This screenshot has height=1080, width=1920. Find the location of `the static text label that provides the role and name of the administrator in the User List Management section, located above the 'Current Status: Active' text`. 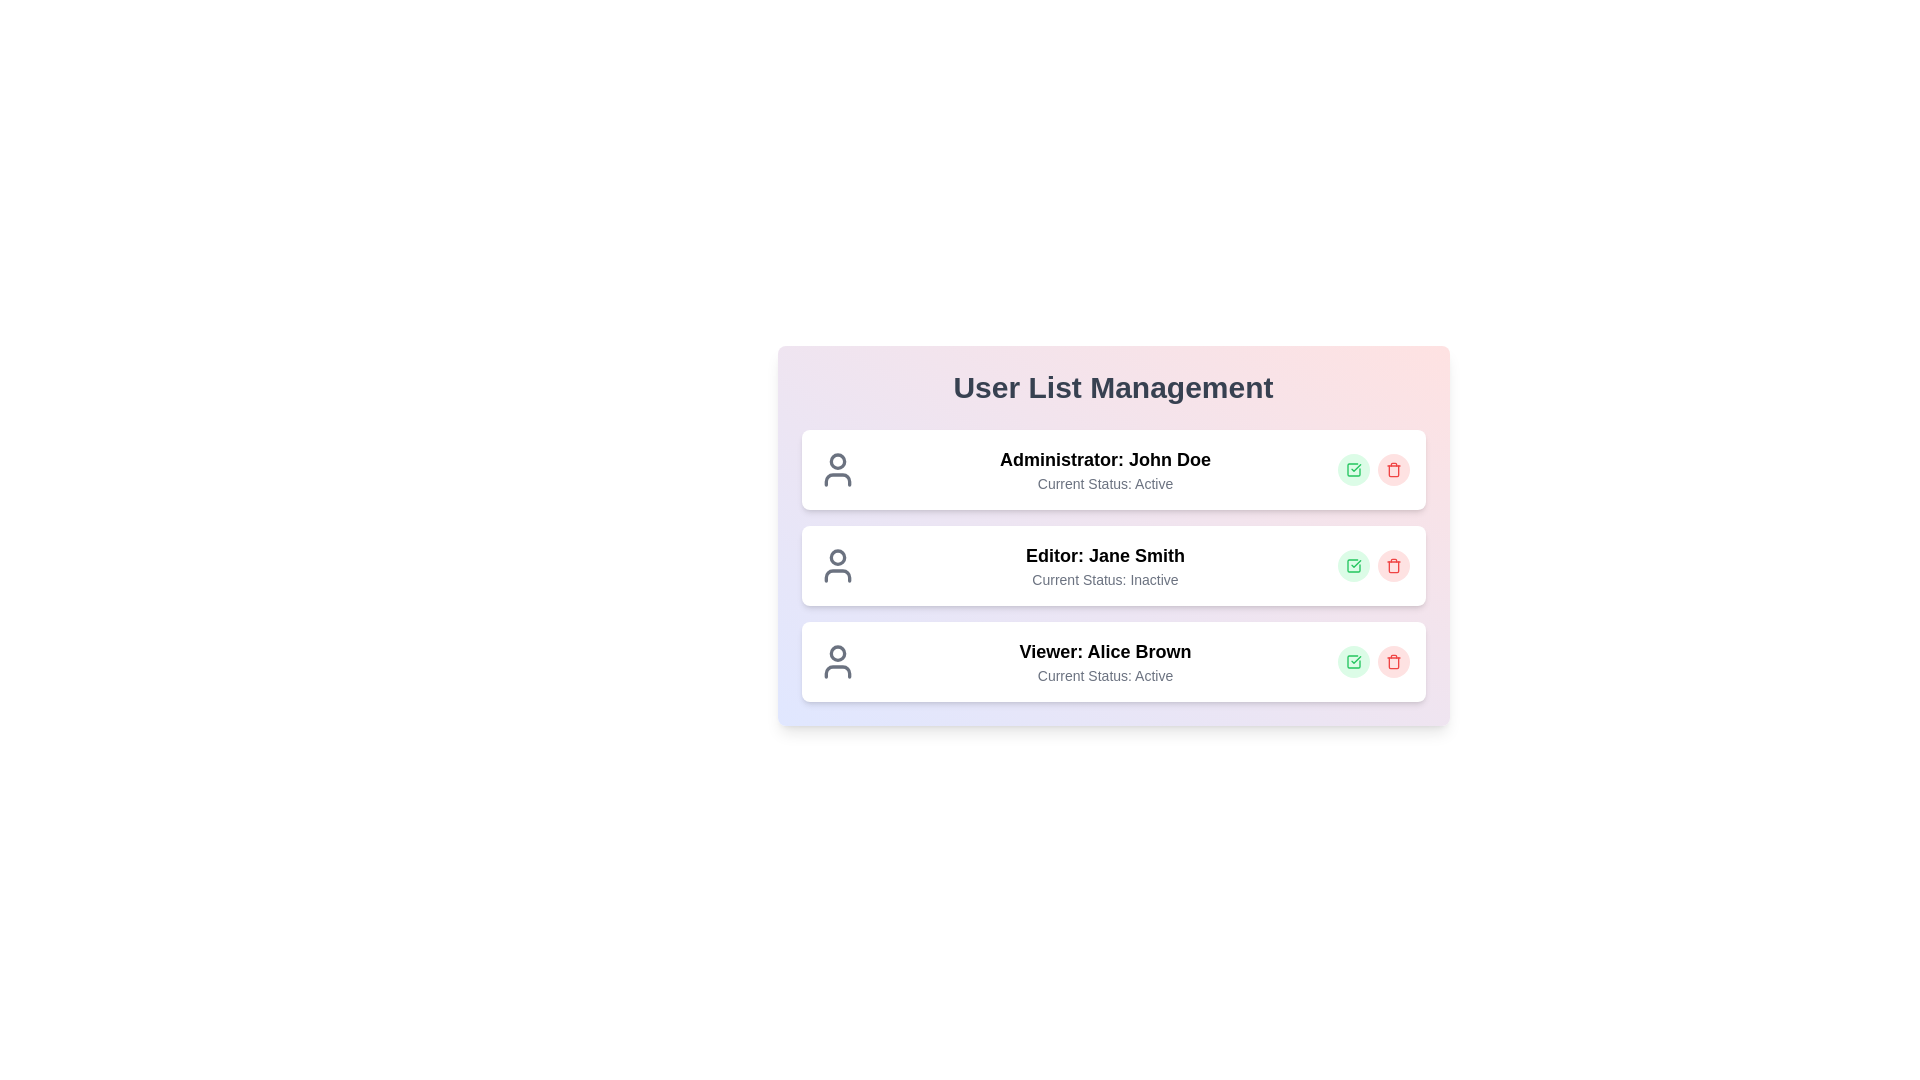

the static text label that provides the role and name of the administrator in the User List Management section, located above the 'Current Status: Active' text is located at coordinates (1104, 459).